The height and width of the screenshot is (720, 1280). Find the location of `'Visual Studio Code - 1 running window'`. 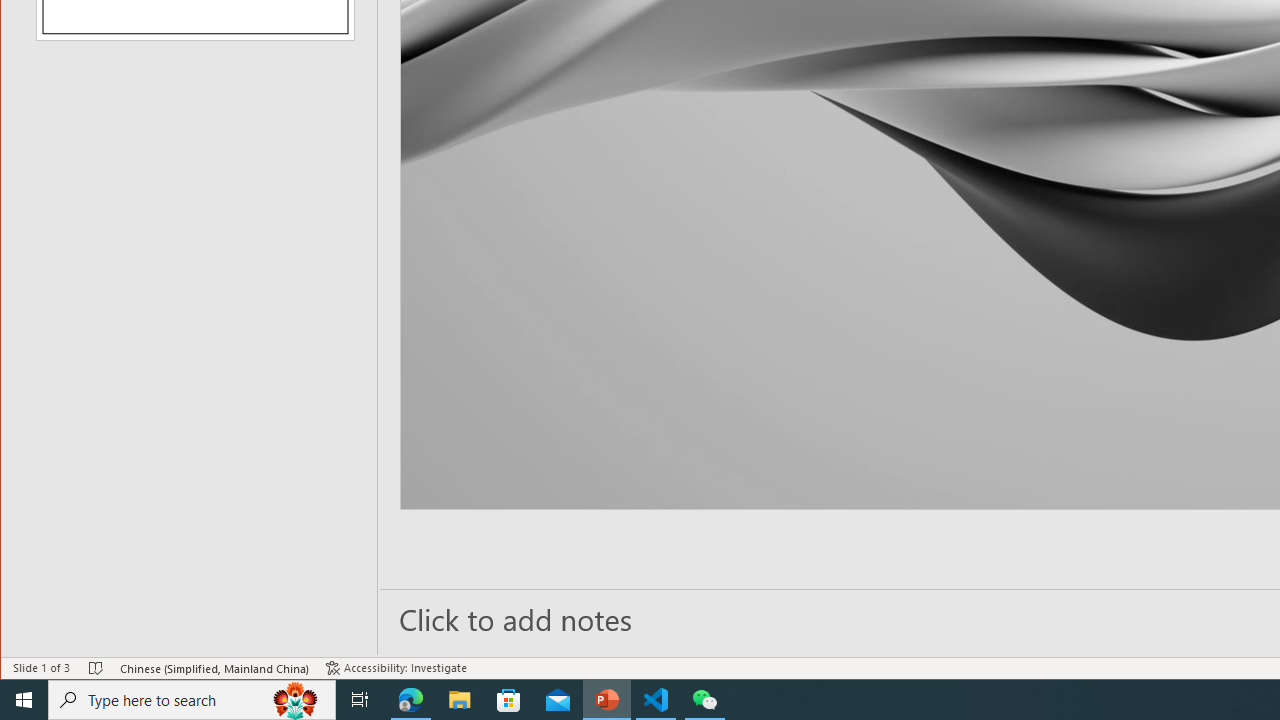

'Visual Studio Code - 1 running window' is located at coordinates (656, 698).